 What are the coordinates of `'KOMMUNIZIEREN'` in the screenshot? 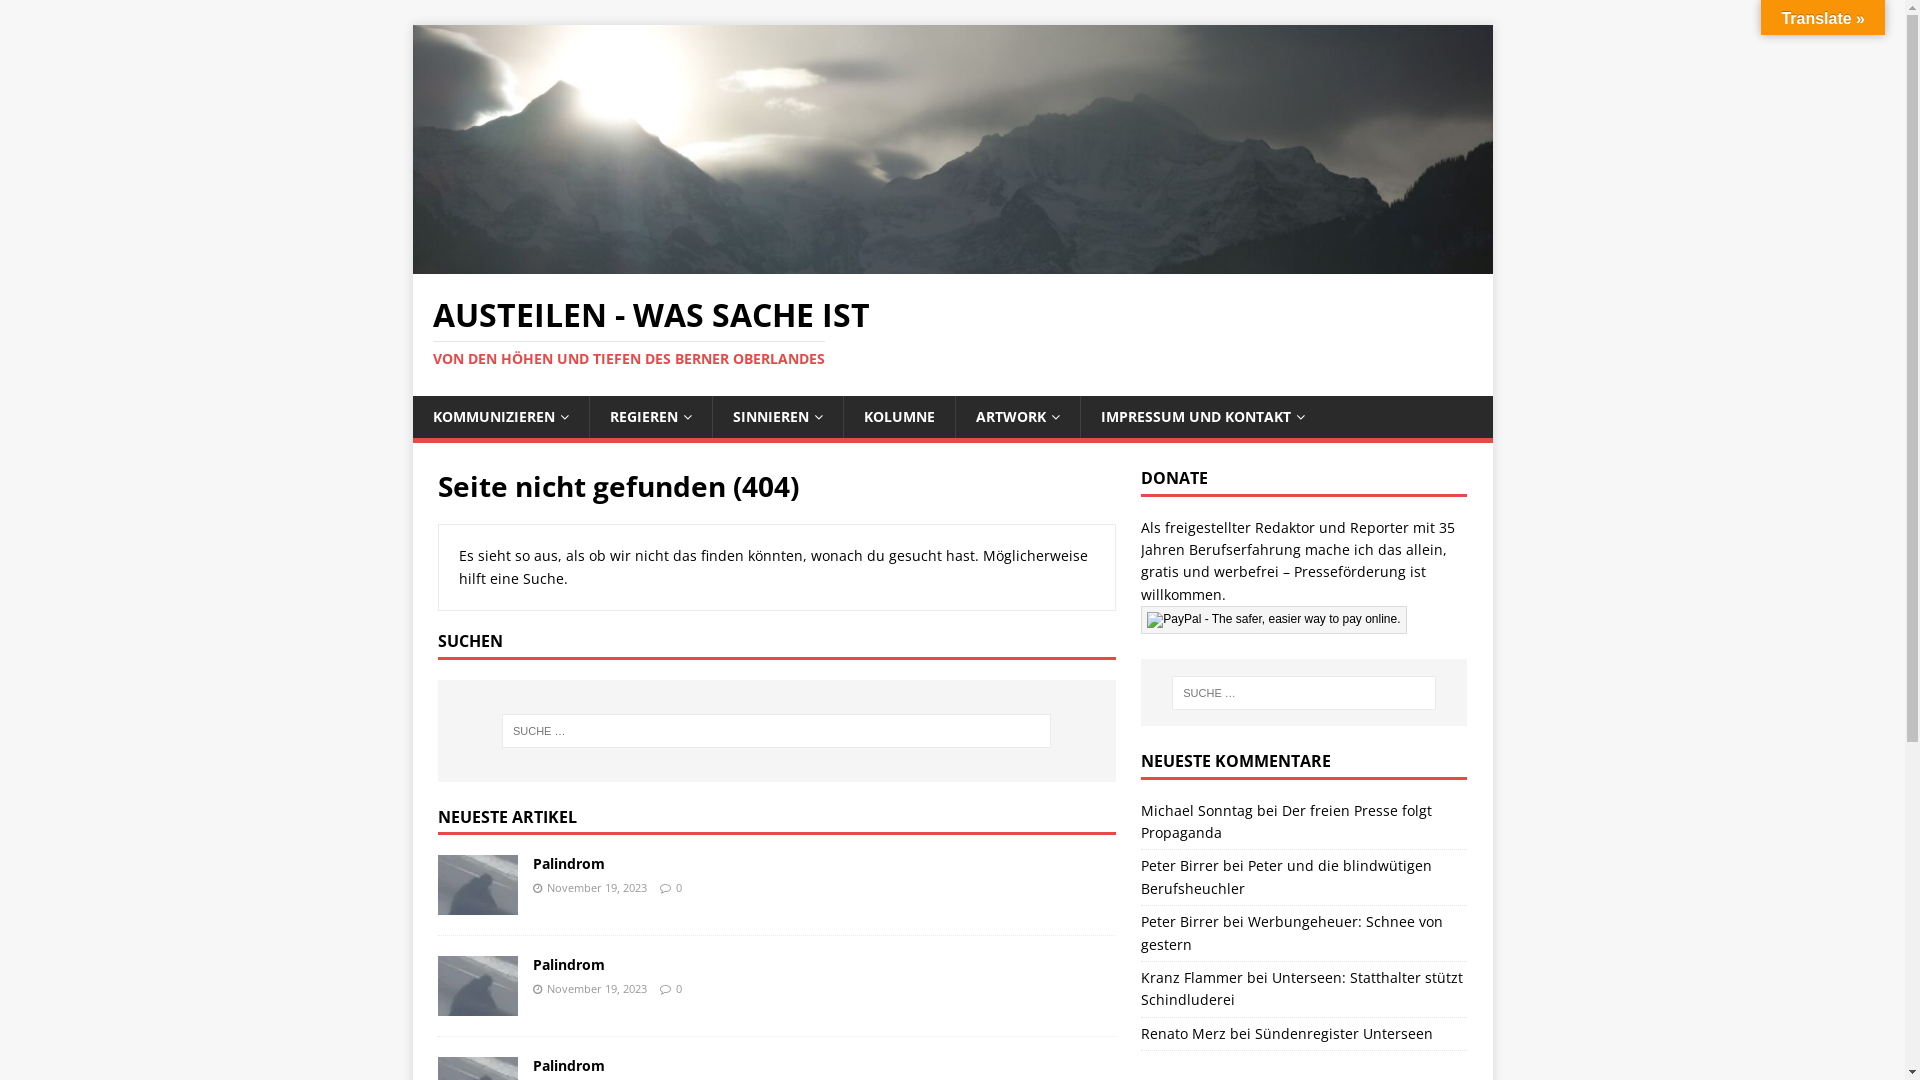 It's located at (499, 415).